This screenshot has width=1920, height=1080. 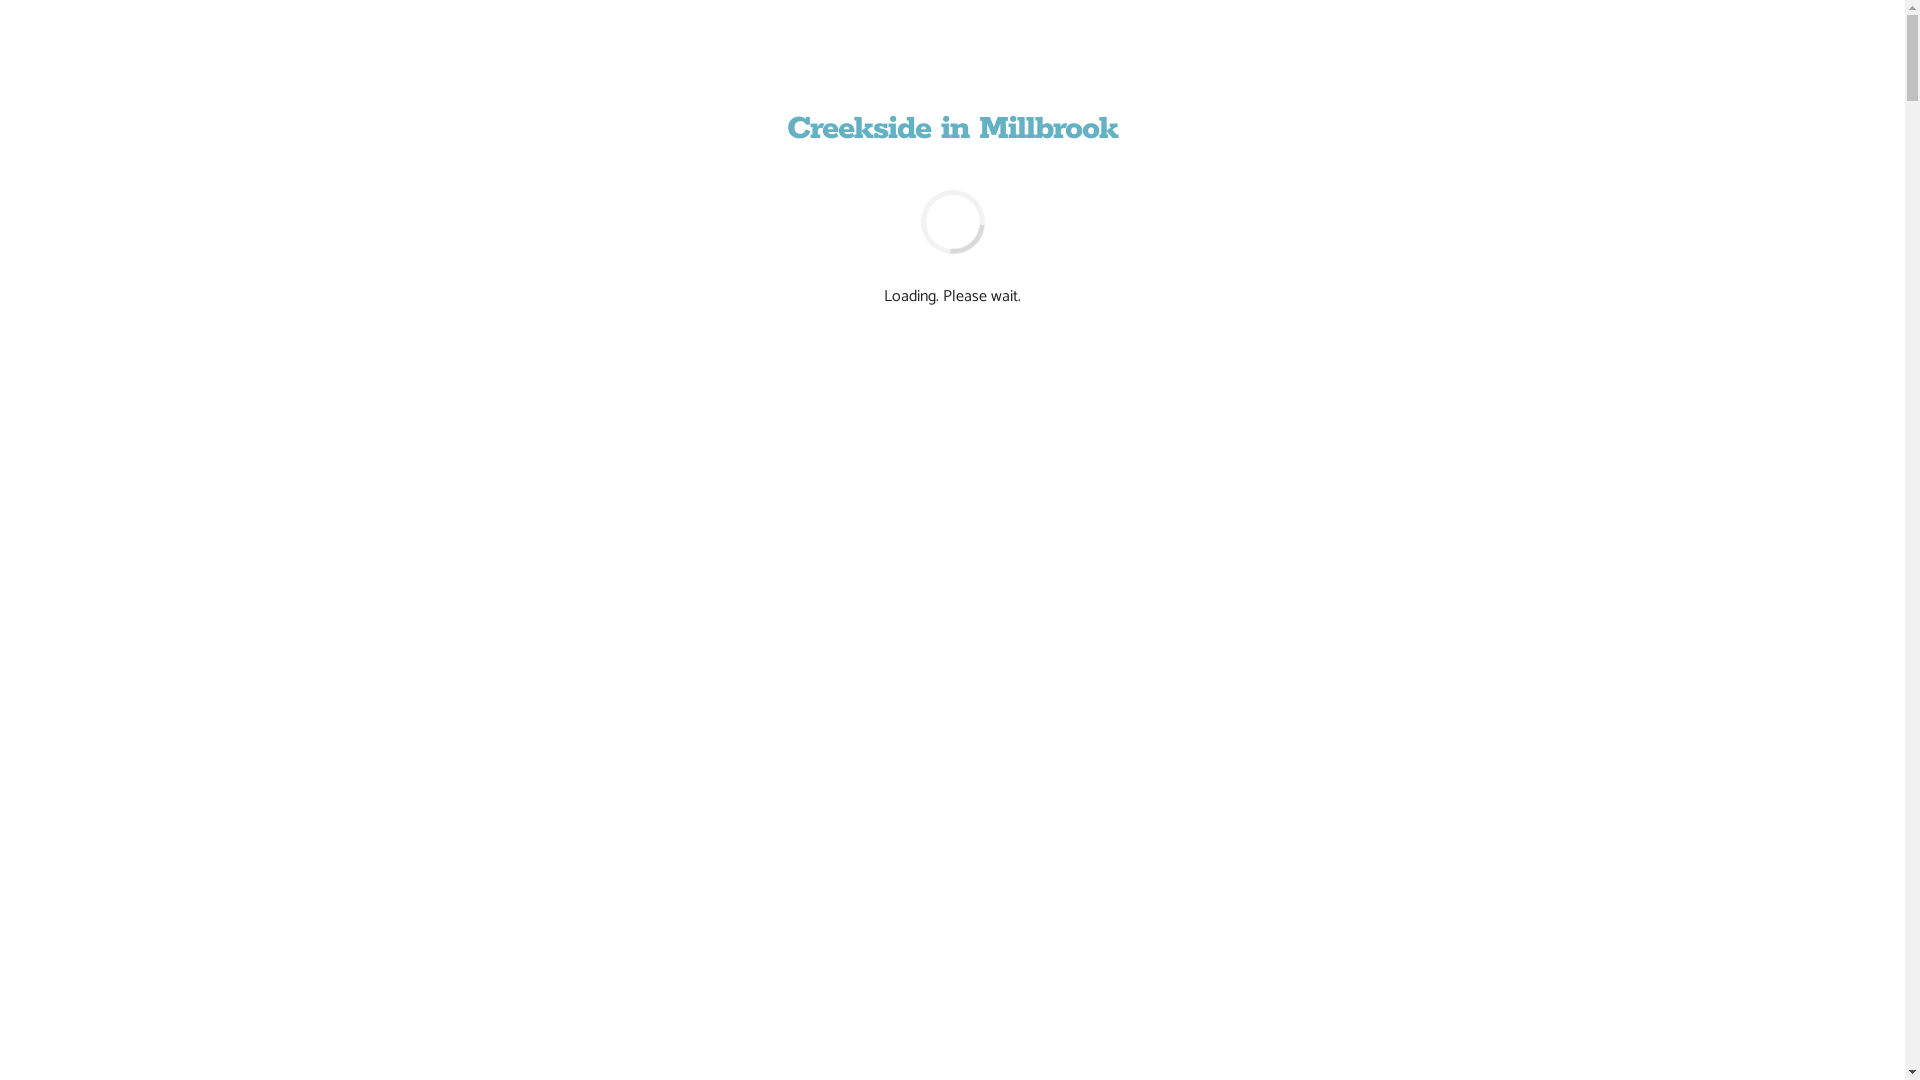 I want to click on 'Creekside in Millbrook', so click(x=951, y=129).